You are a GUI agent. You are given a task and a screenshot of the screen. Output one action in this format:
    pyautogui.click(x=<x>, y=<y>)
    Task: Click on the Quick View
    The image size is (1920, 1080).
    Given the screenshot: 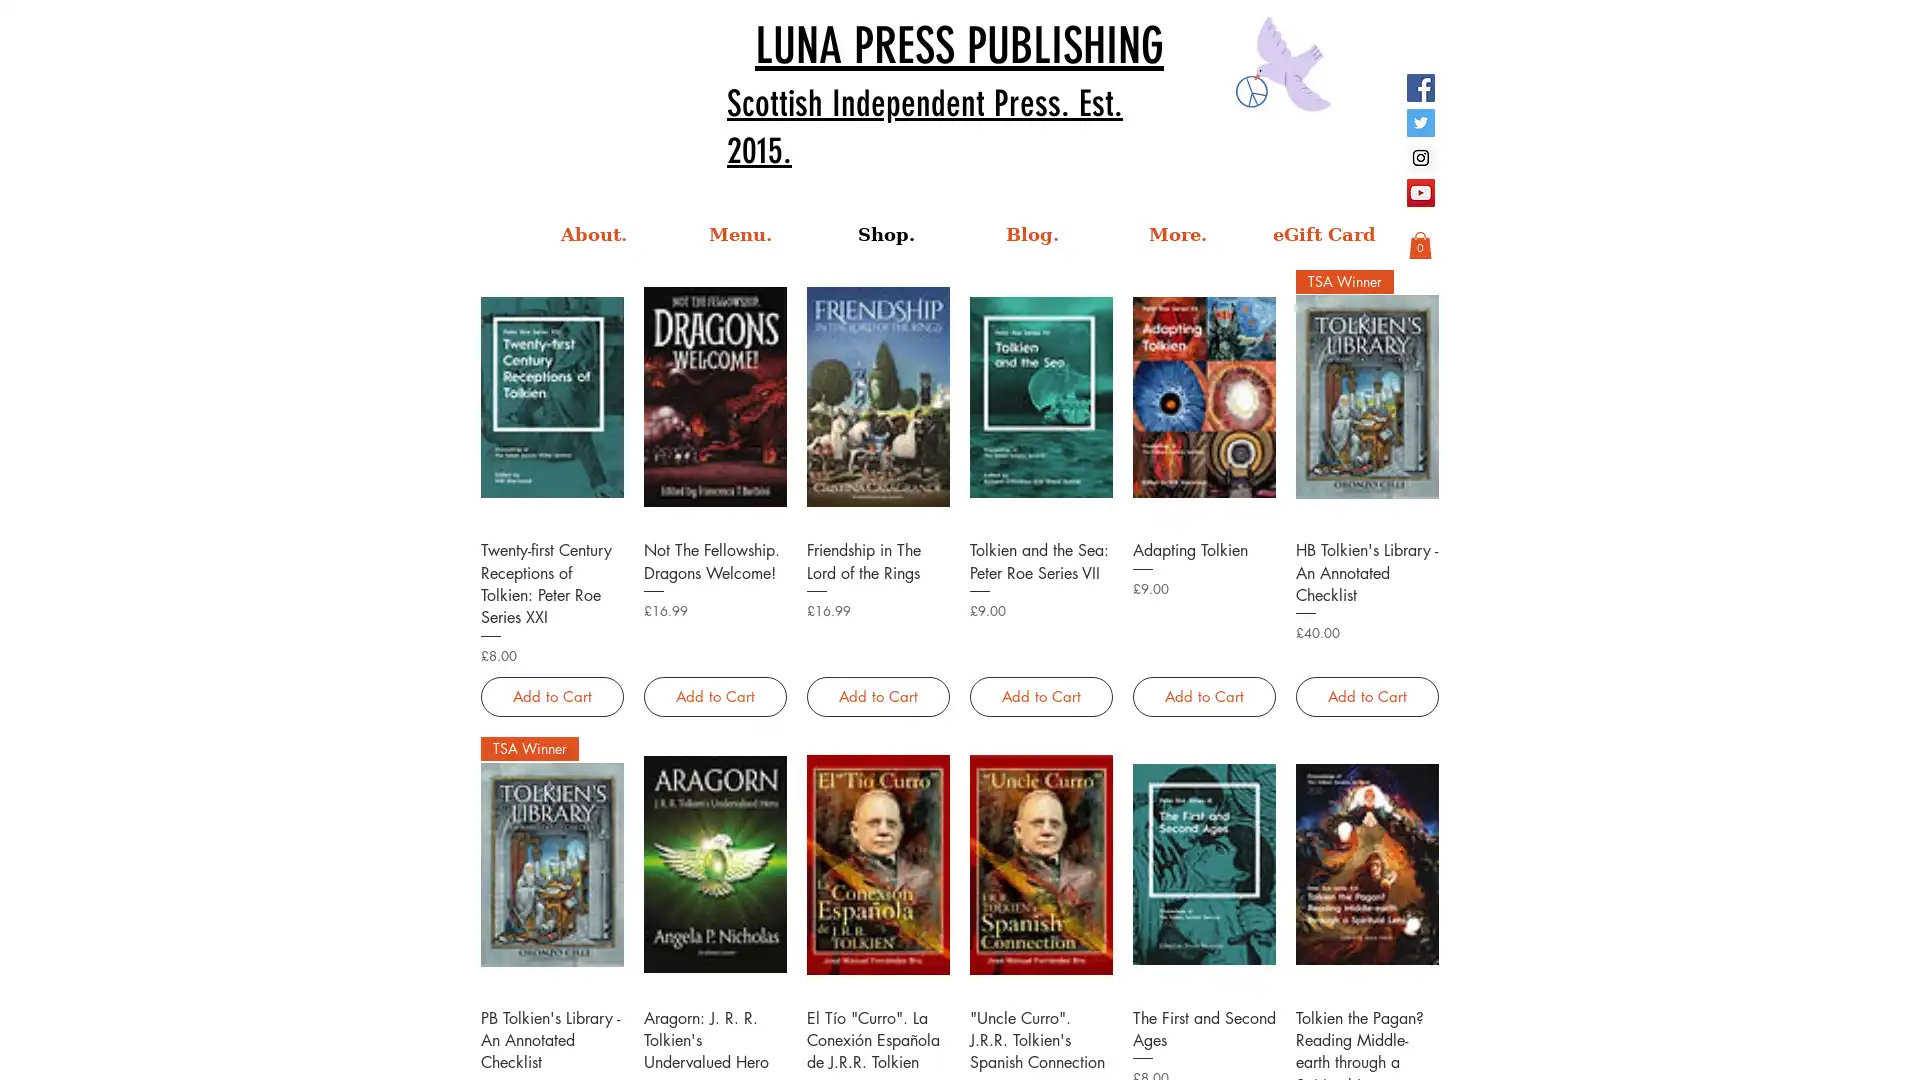 What is the action you would take?
    pyautogui.click(x=877, y=548)
    